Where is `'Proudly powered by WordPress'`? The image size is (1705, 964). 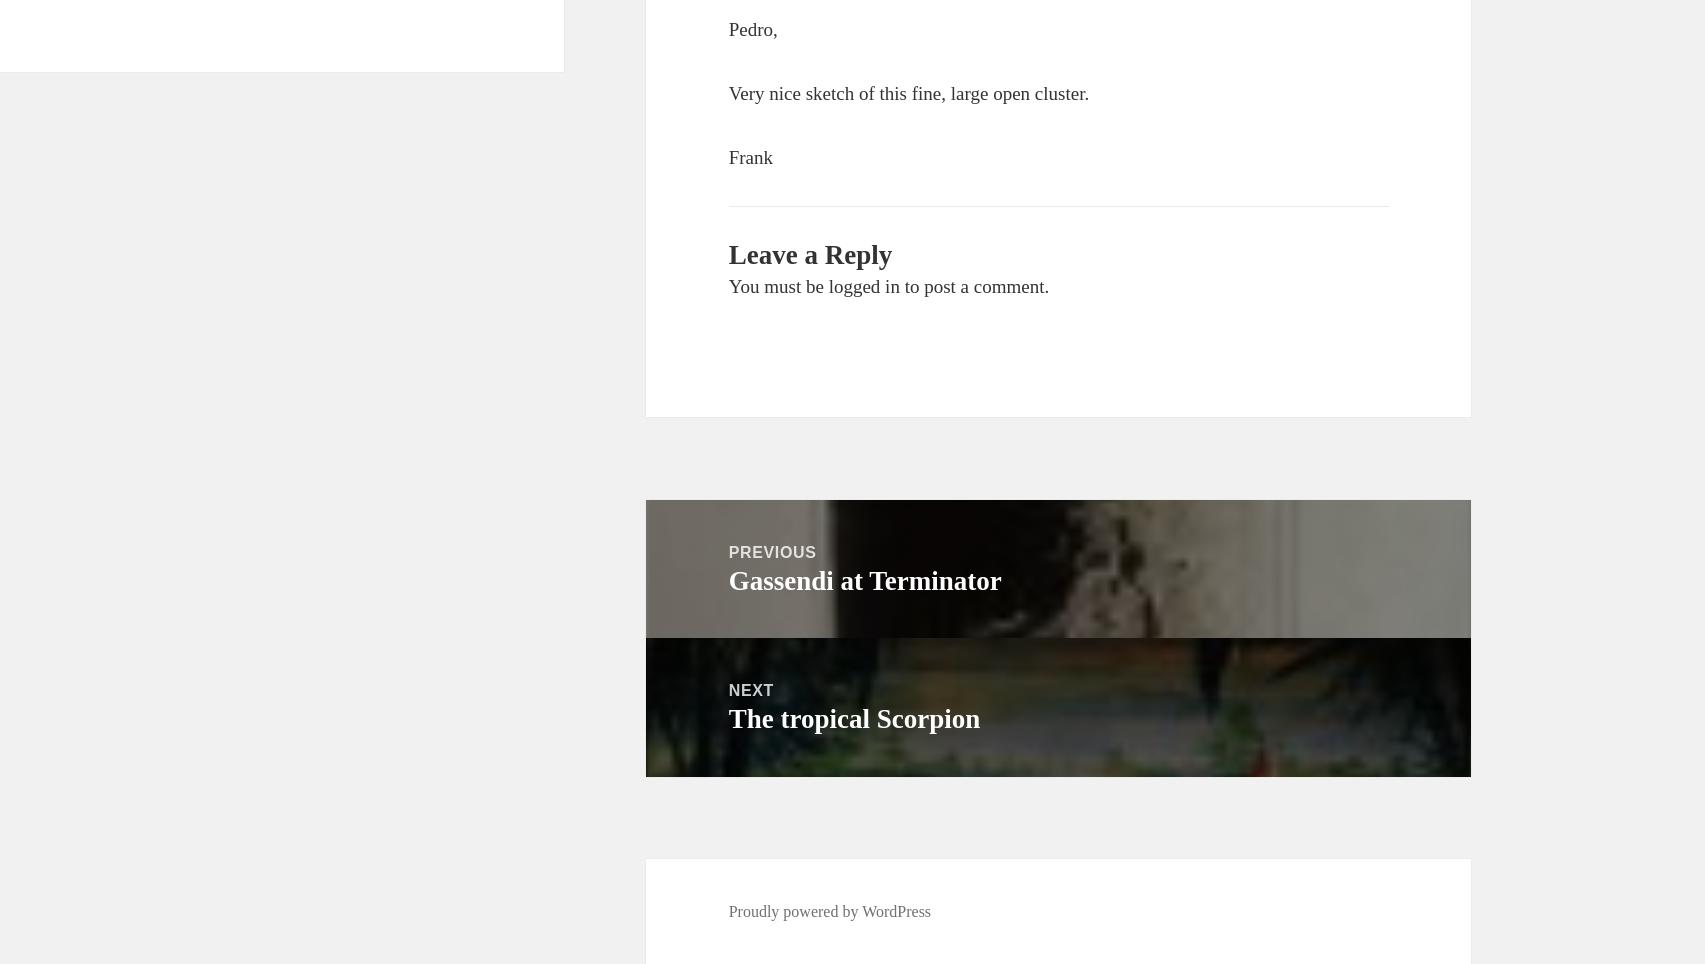 'Proudly powered by WordPress' is located at coordinates (829, 910).